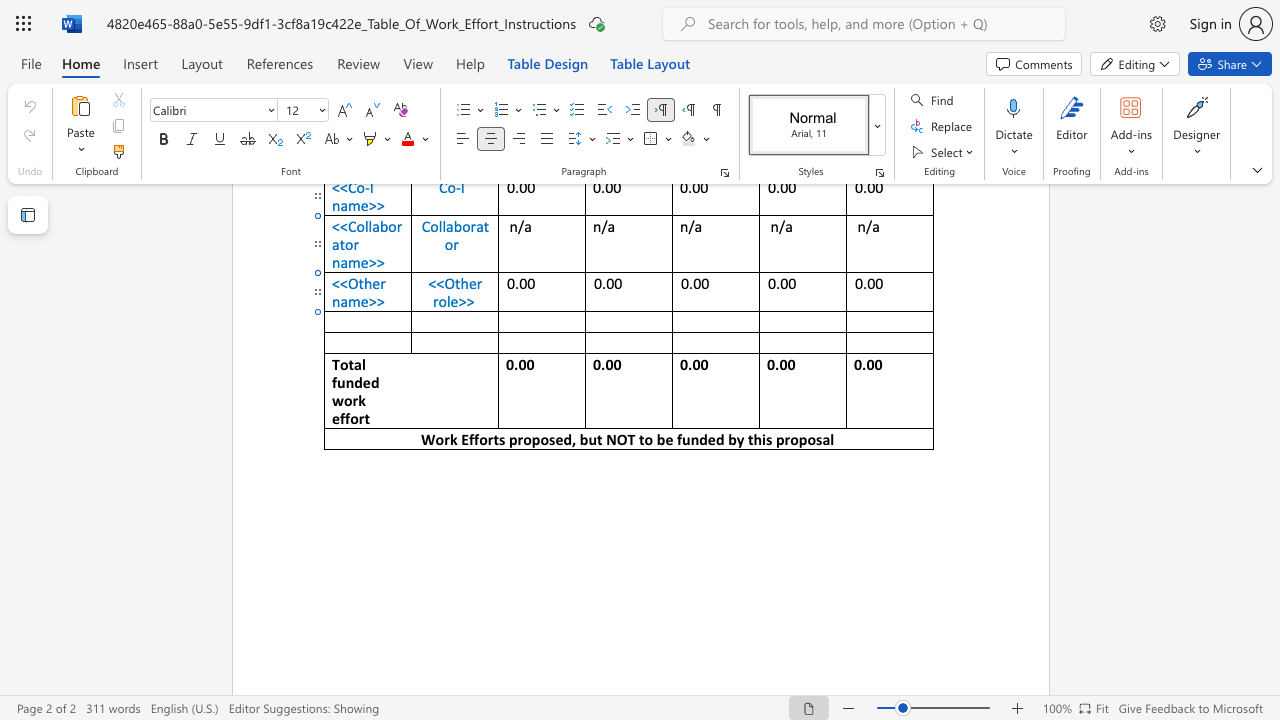  What do you see at coordinates (625, 438) in the screenshot?
I see `the space between the continuous character "O" and "T" in the text` at bounding box center [625, 438].